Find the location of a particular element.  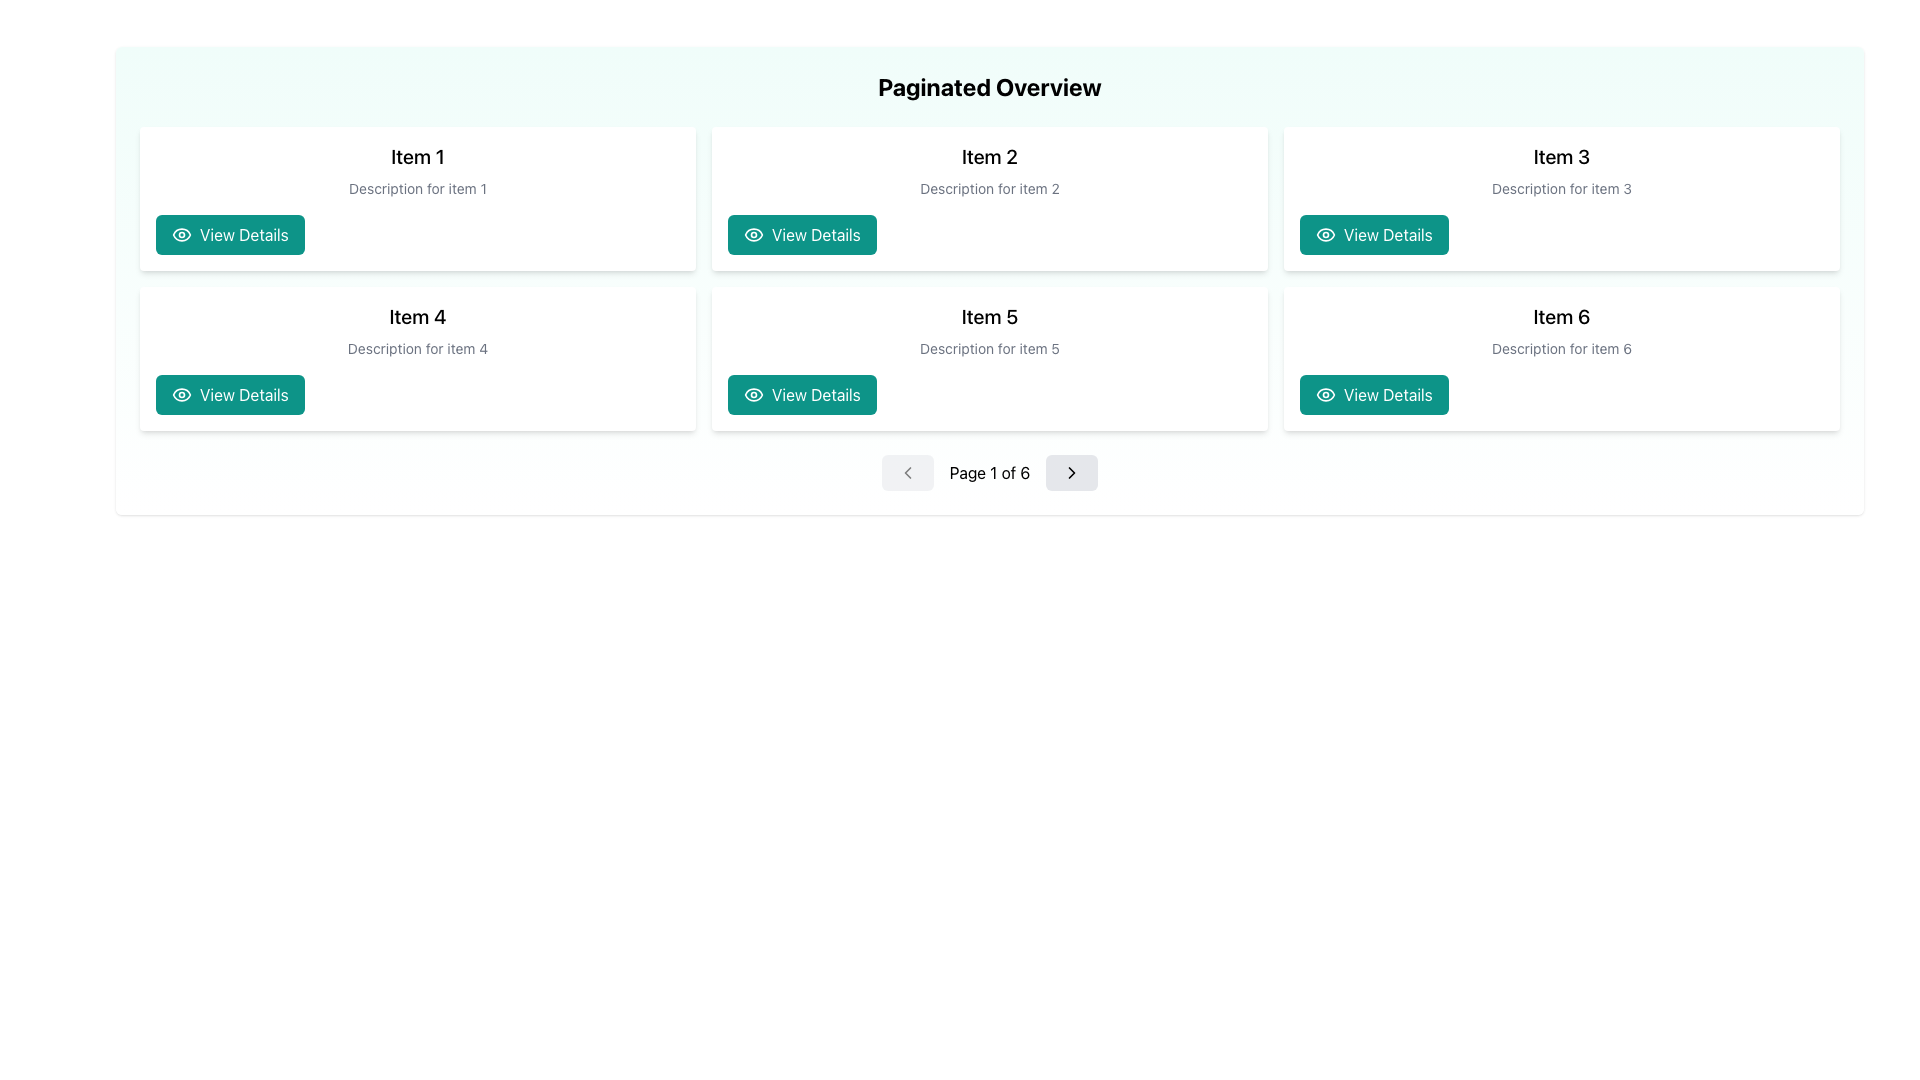

the 'View Details' button located within the 'Item 6' card, which has a teal background and an eye icon to its left is located at coordinates (1372, 394).